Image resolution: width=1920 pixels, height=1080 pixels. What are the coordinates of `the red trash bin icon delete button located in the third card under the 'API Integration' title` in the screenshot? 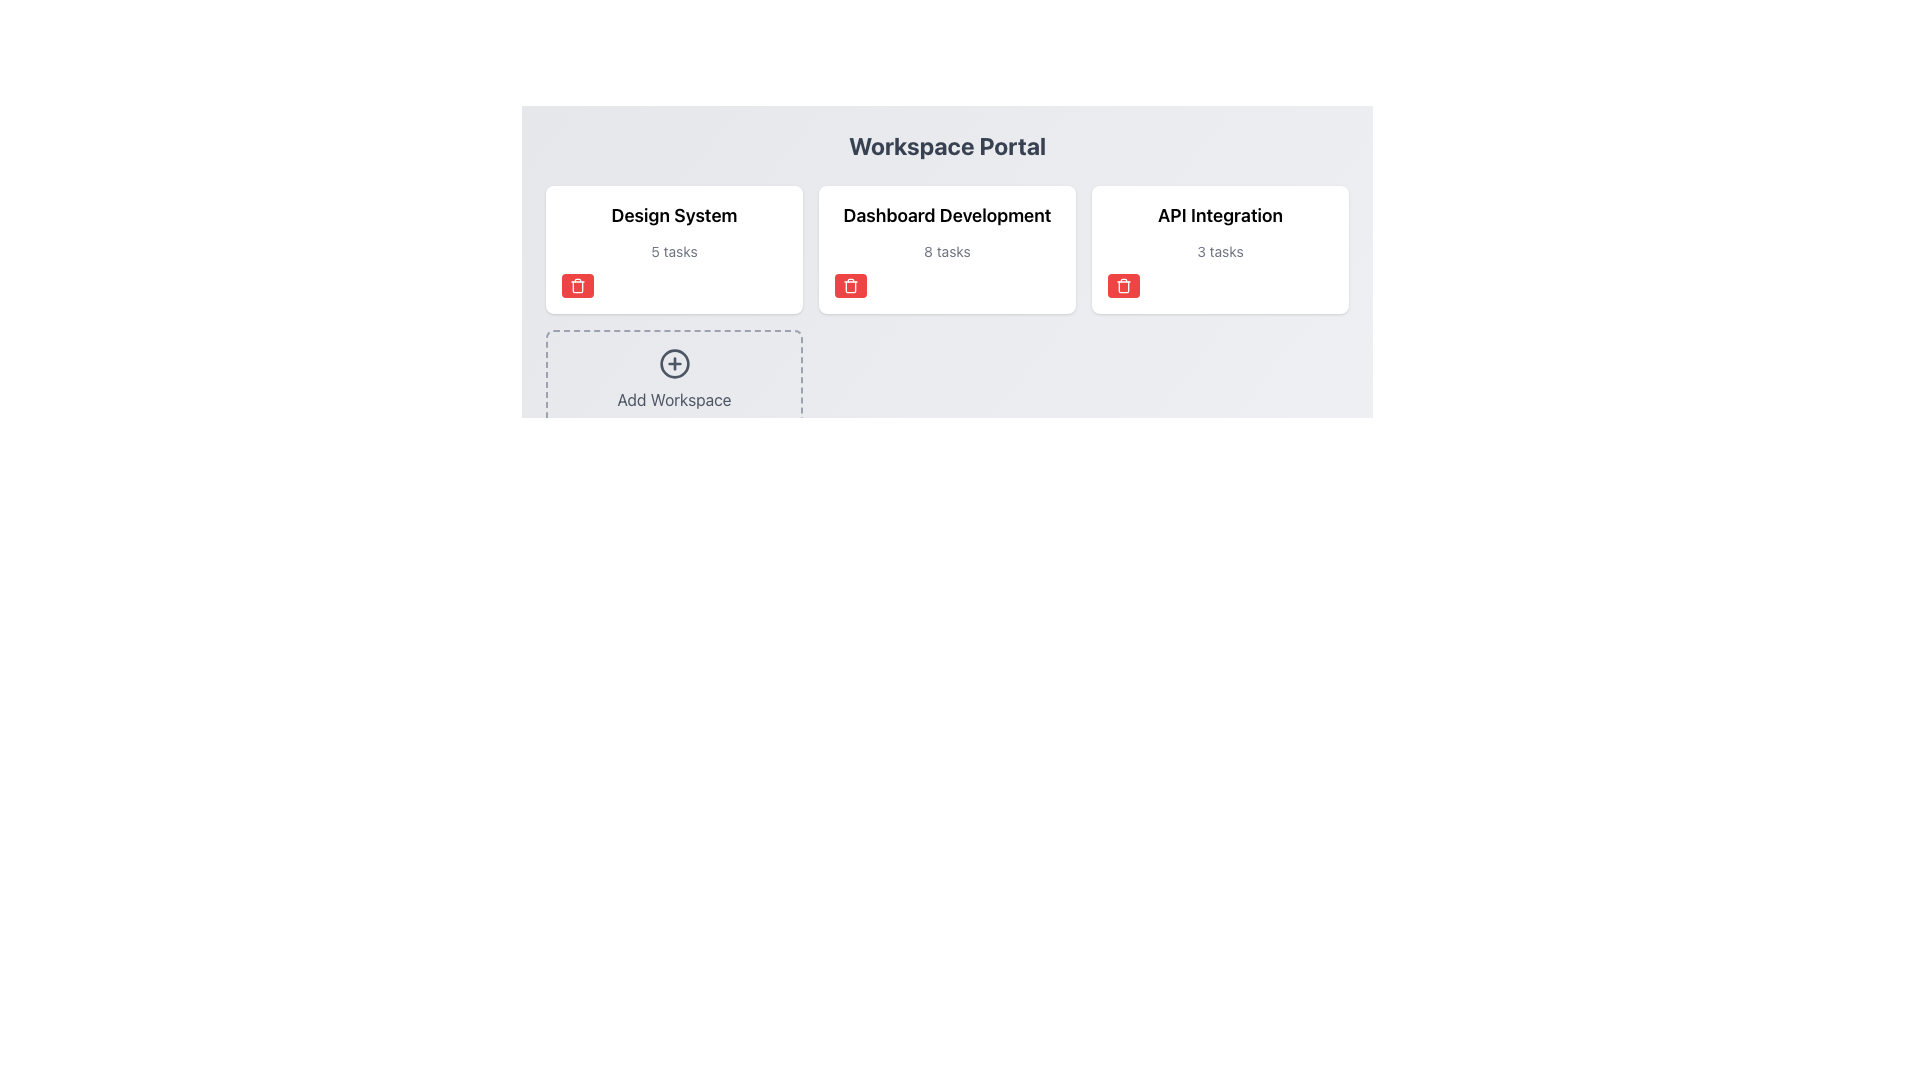 It's located at (1123, 285).